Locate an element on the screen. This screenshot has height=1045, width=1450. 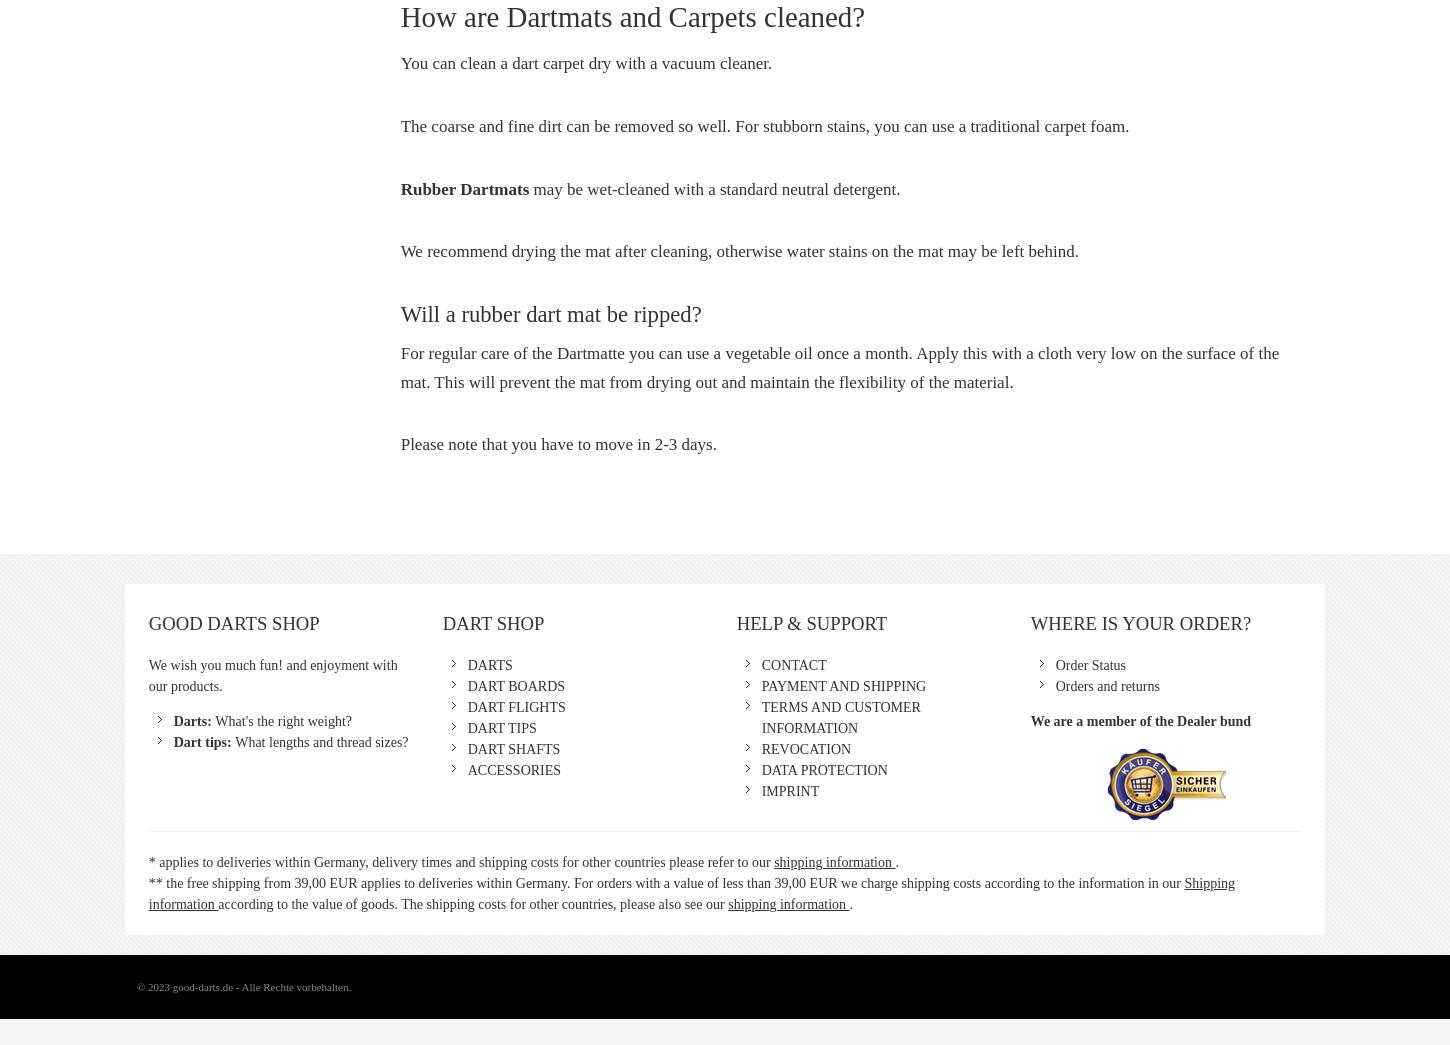
'Darts:' is located at coordinates (193, 720).